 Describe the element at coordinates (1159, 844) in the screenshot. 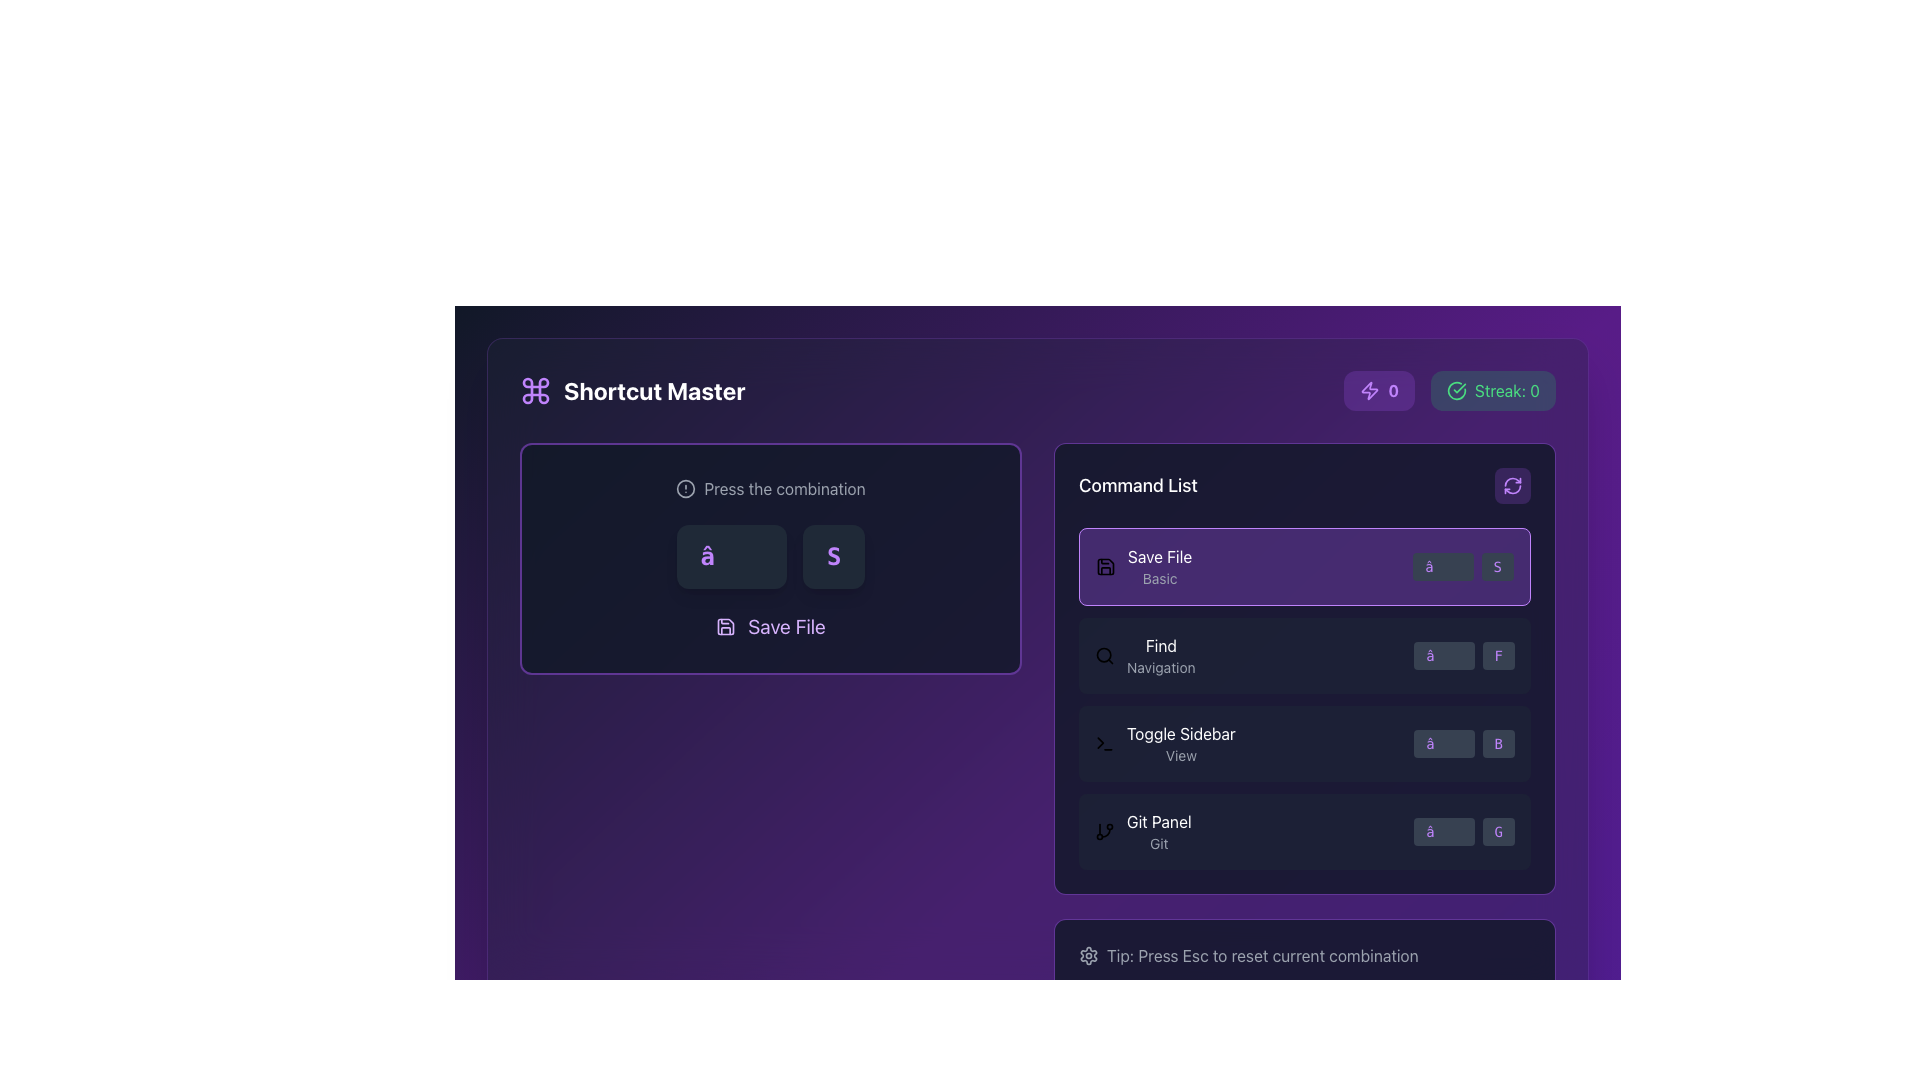

I see `the text label reading 'Git', which is styled with a small font size and gray color, located below the 'Git Panel' label in the command list layout` at that location.